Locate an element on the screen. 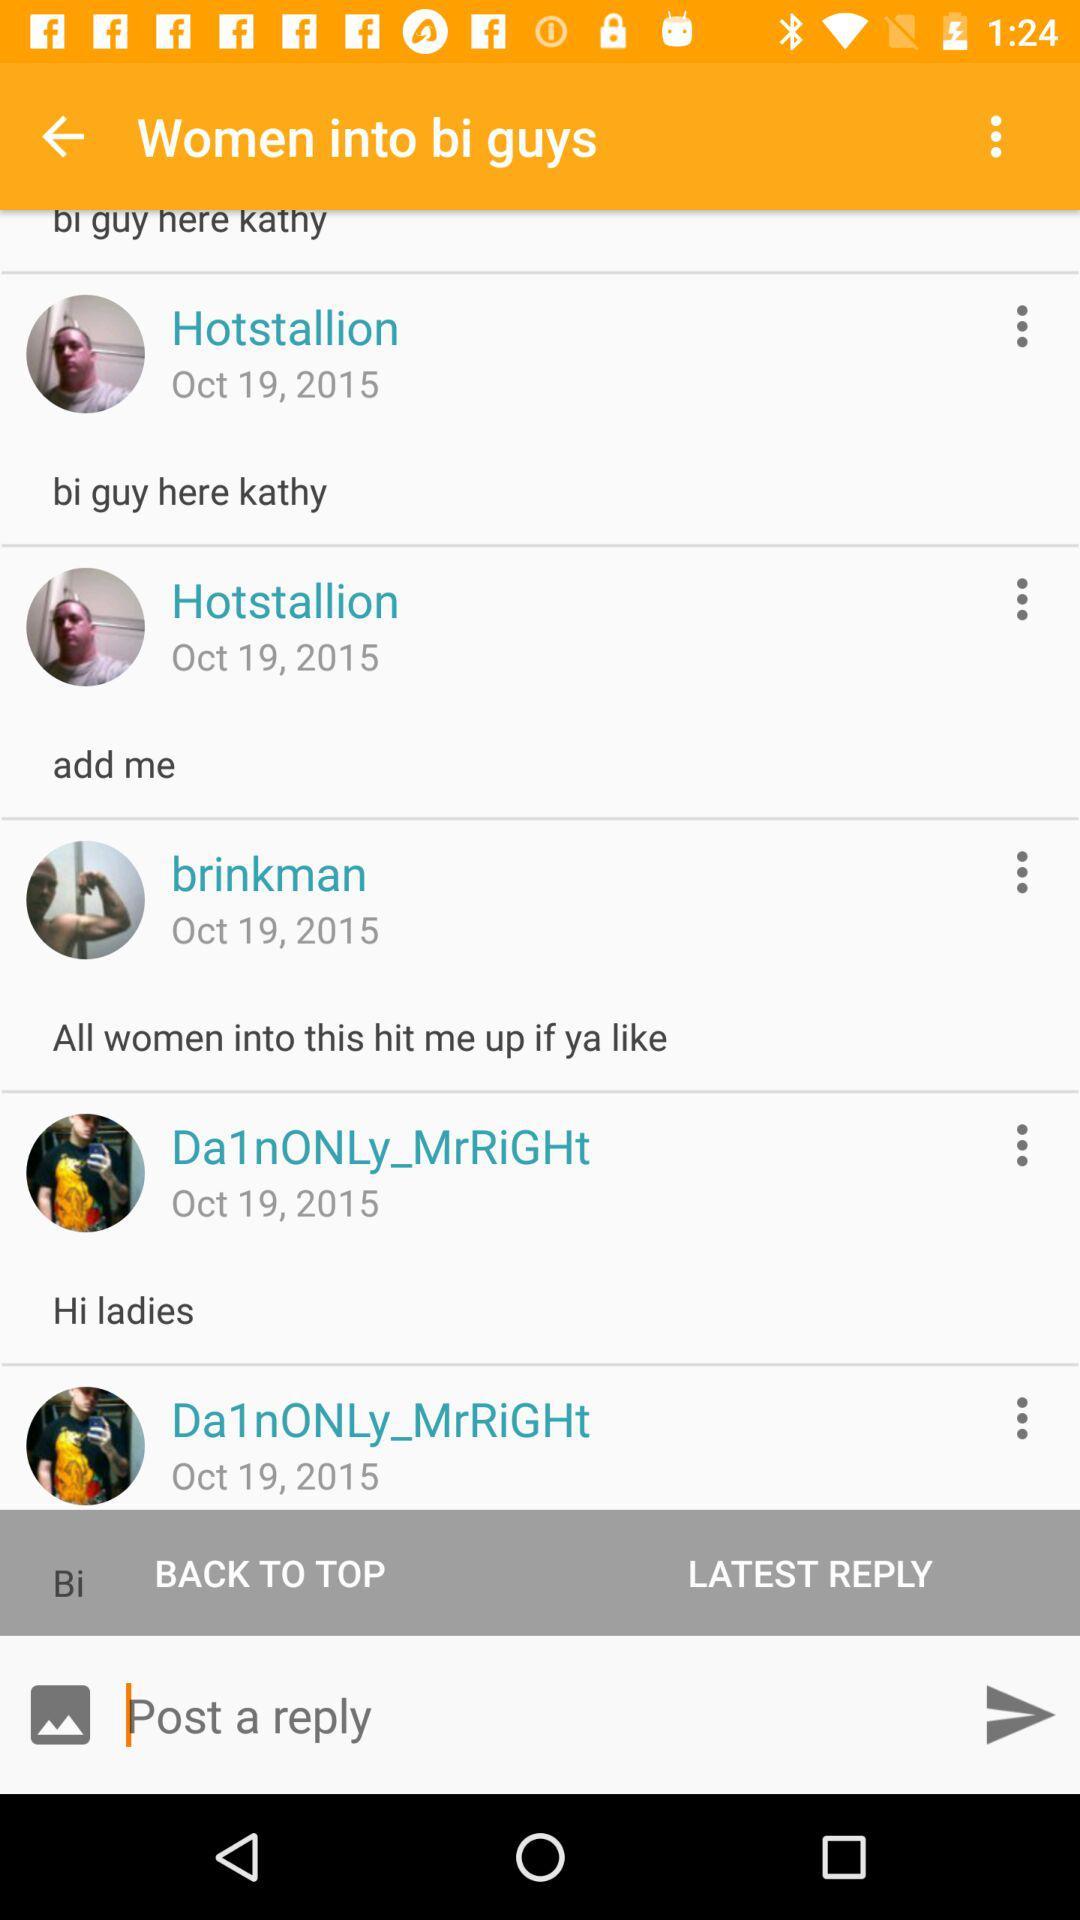 The width and height of the screenshot is (1080, 1920). see image is located at coordinates (84, 1445).